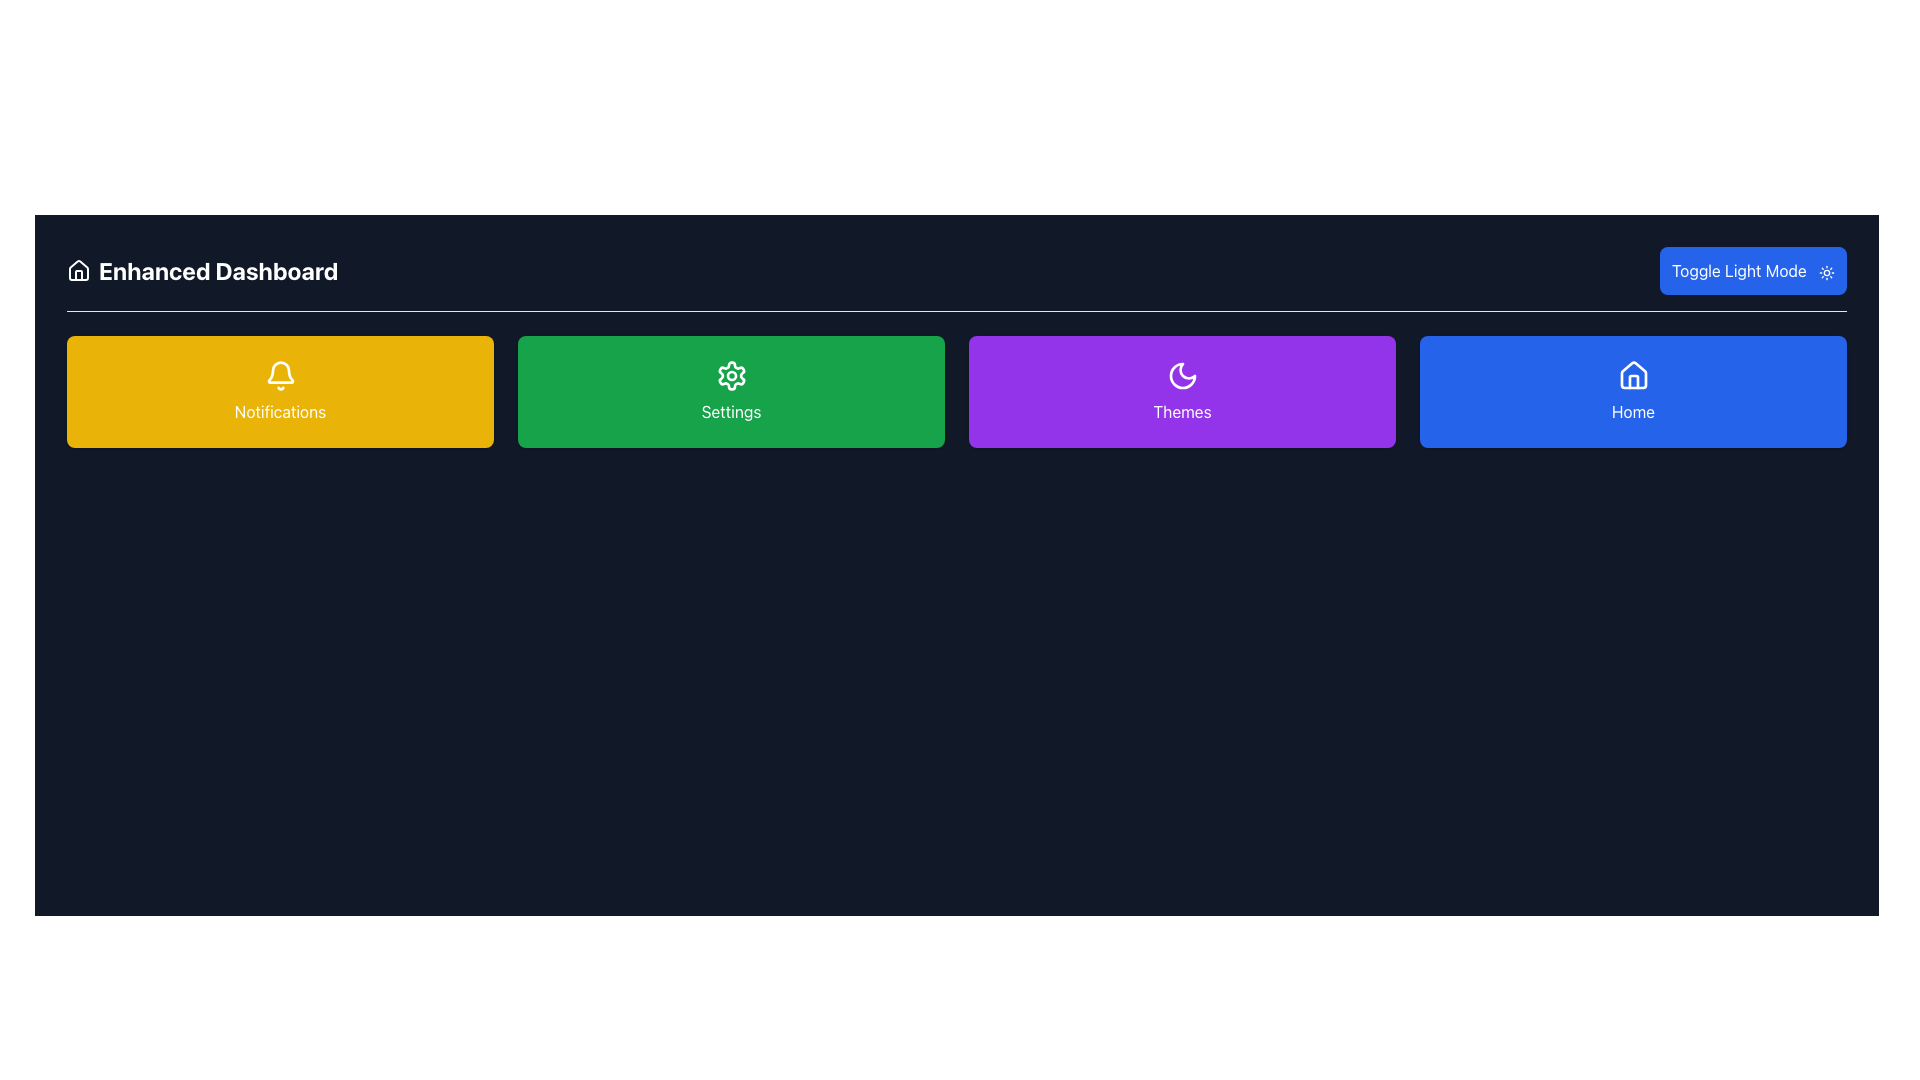  Describe the element at coordinates (1827, 272) in the screenshot. I see `the small, circular sun icon button with a blue background and white outlines, located in the rightmost section of the top bar, part of the 'Toggle Light Mode' button component` at that location.